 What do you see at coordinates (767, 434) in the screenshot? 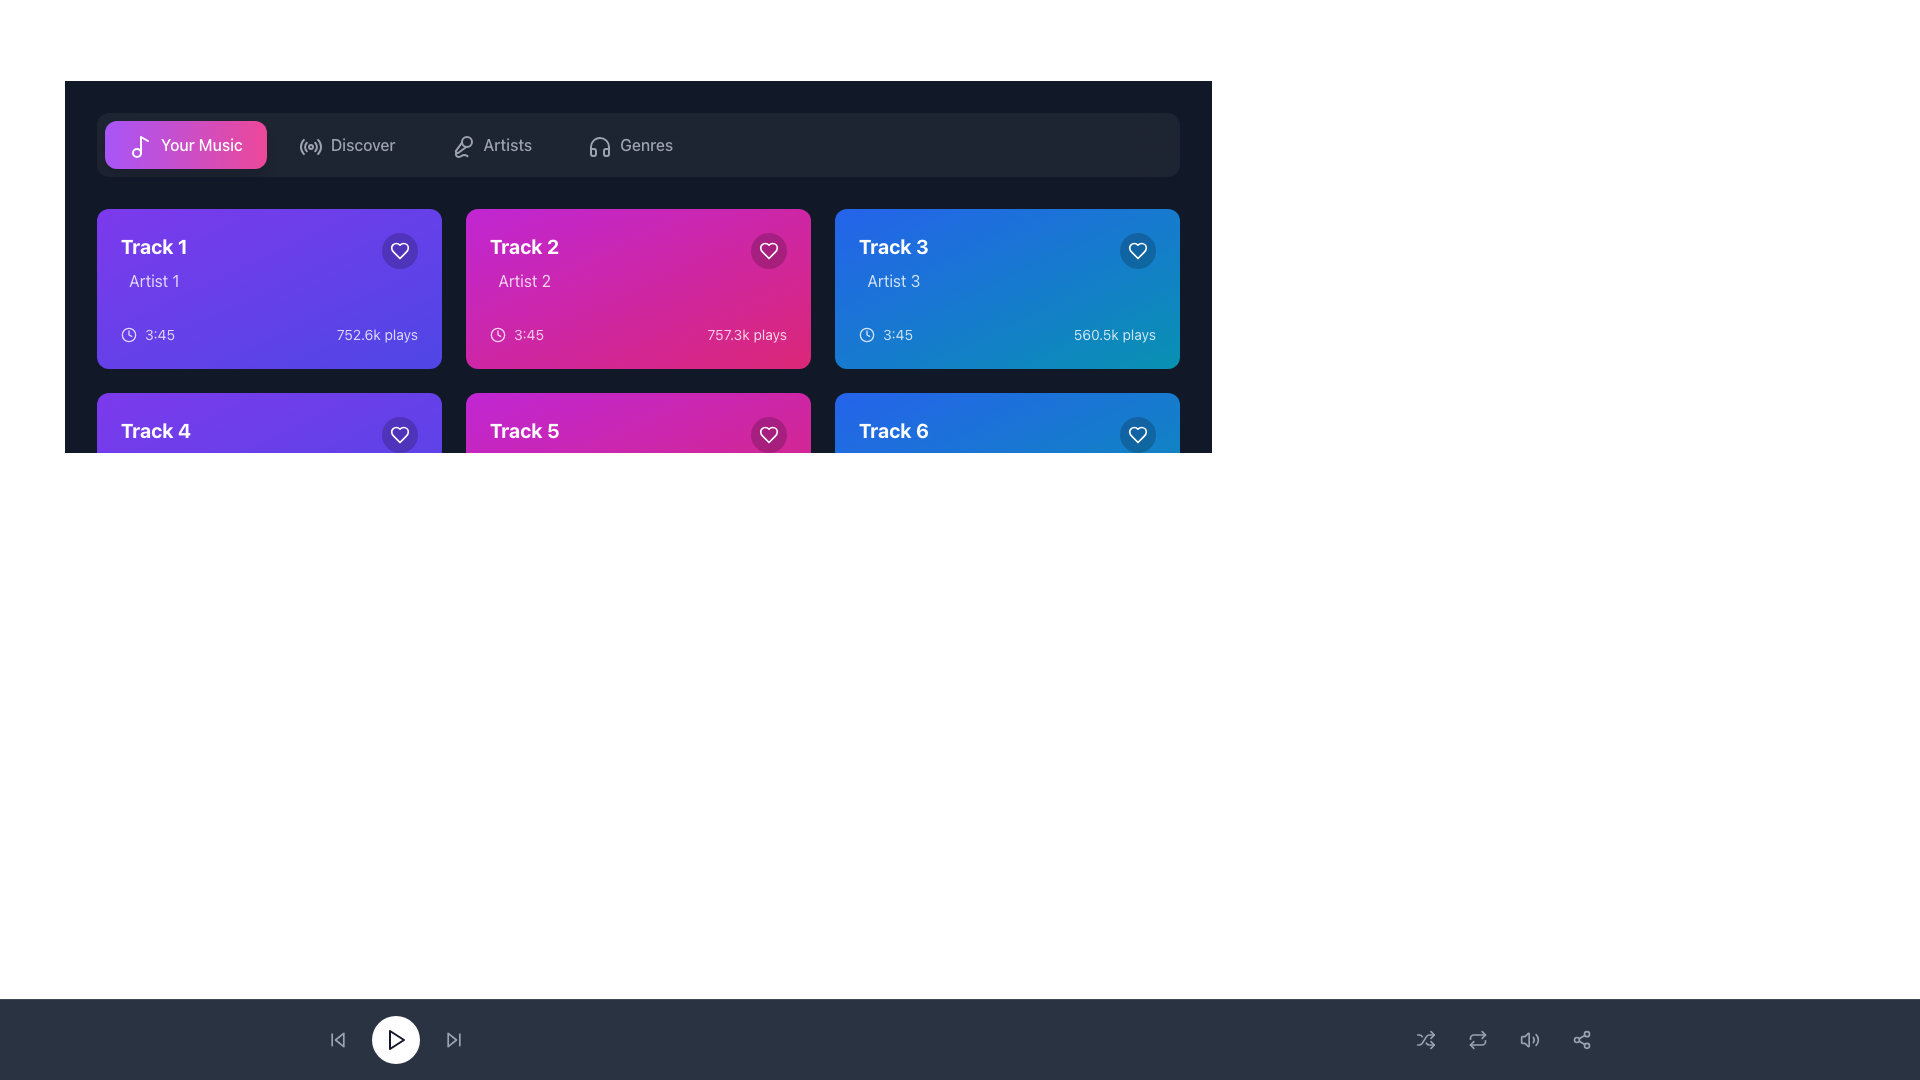
I see `the button located at the top-right corner of the tile for 'Track 5', allowing keyboard navigation to mark it as a favorite` at bounding box center [767, 434].